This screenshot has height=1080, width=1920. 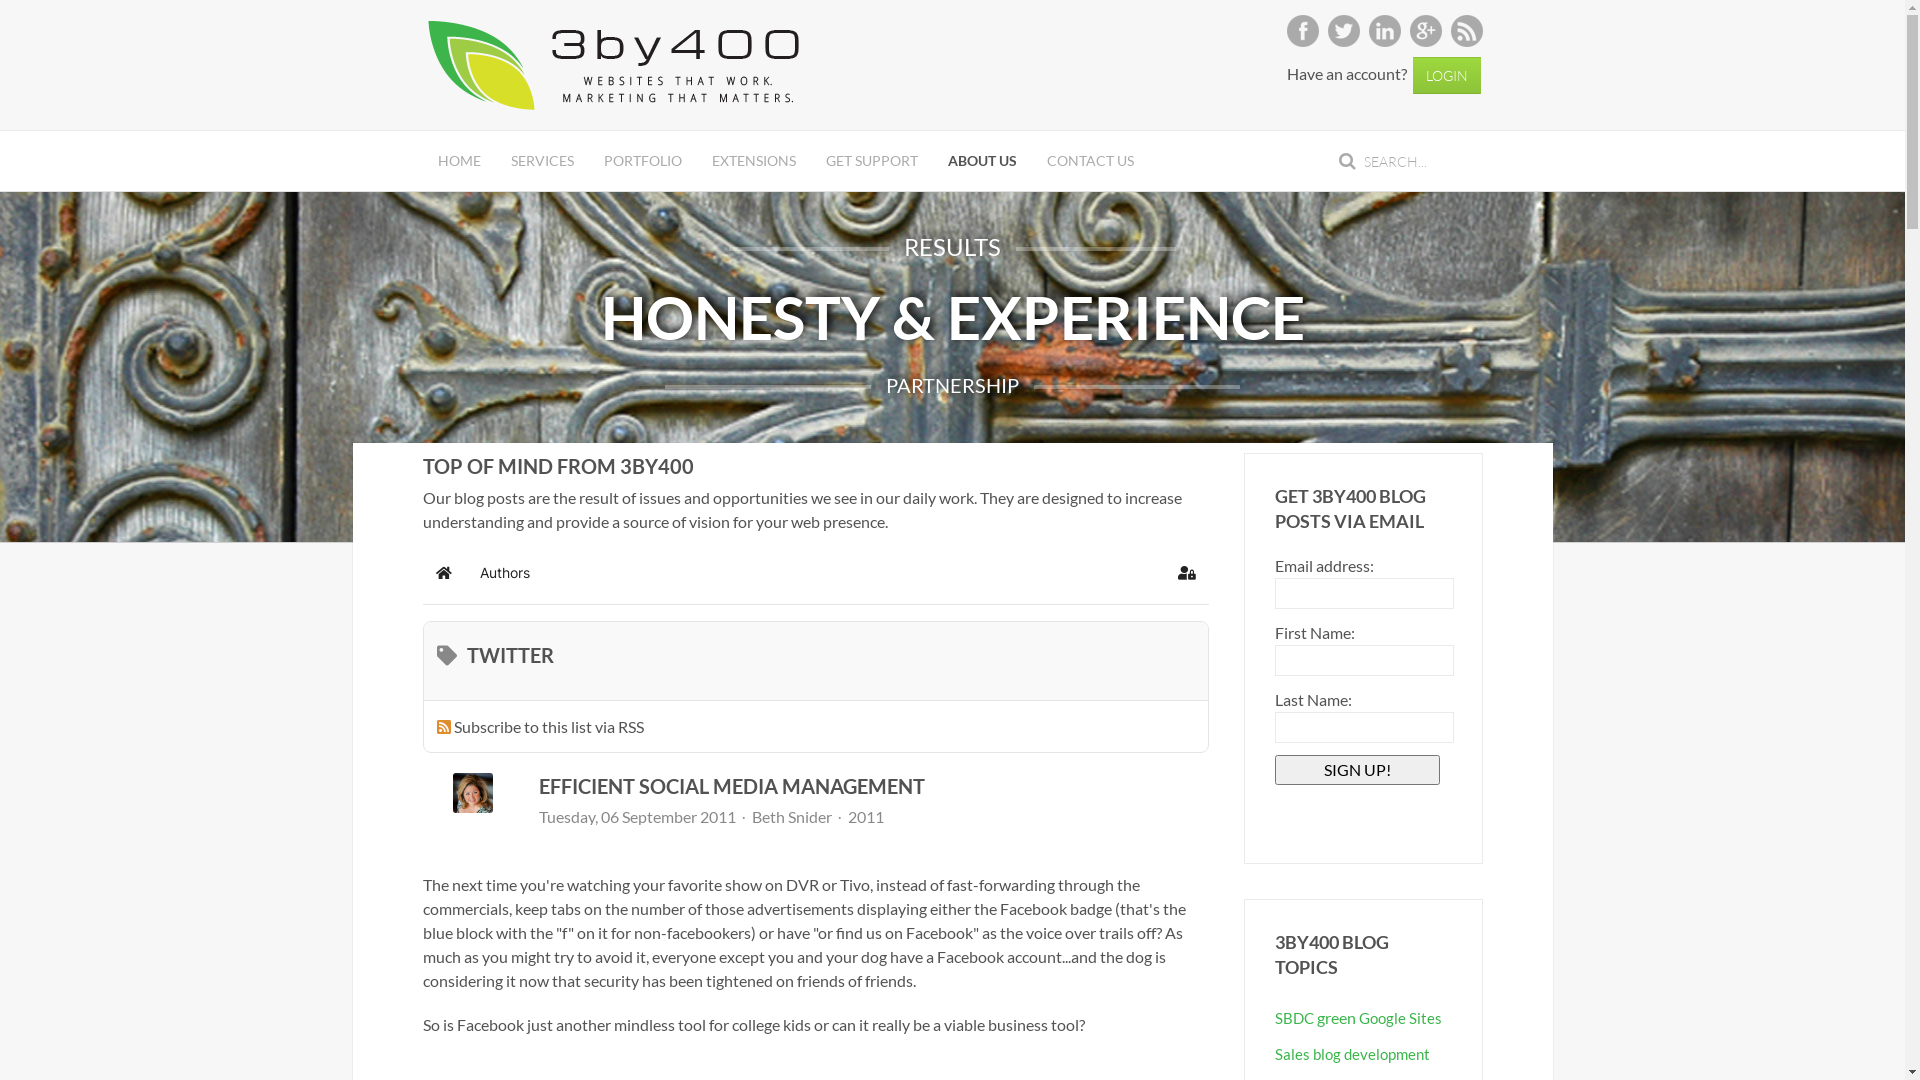 I want to click on '2011', so click(x=865, y=817).